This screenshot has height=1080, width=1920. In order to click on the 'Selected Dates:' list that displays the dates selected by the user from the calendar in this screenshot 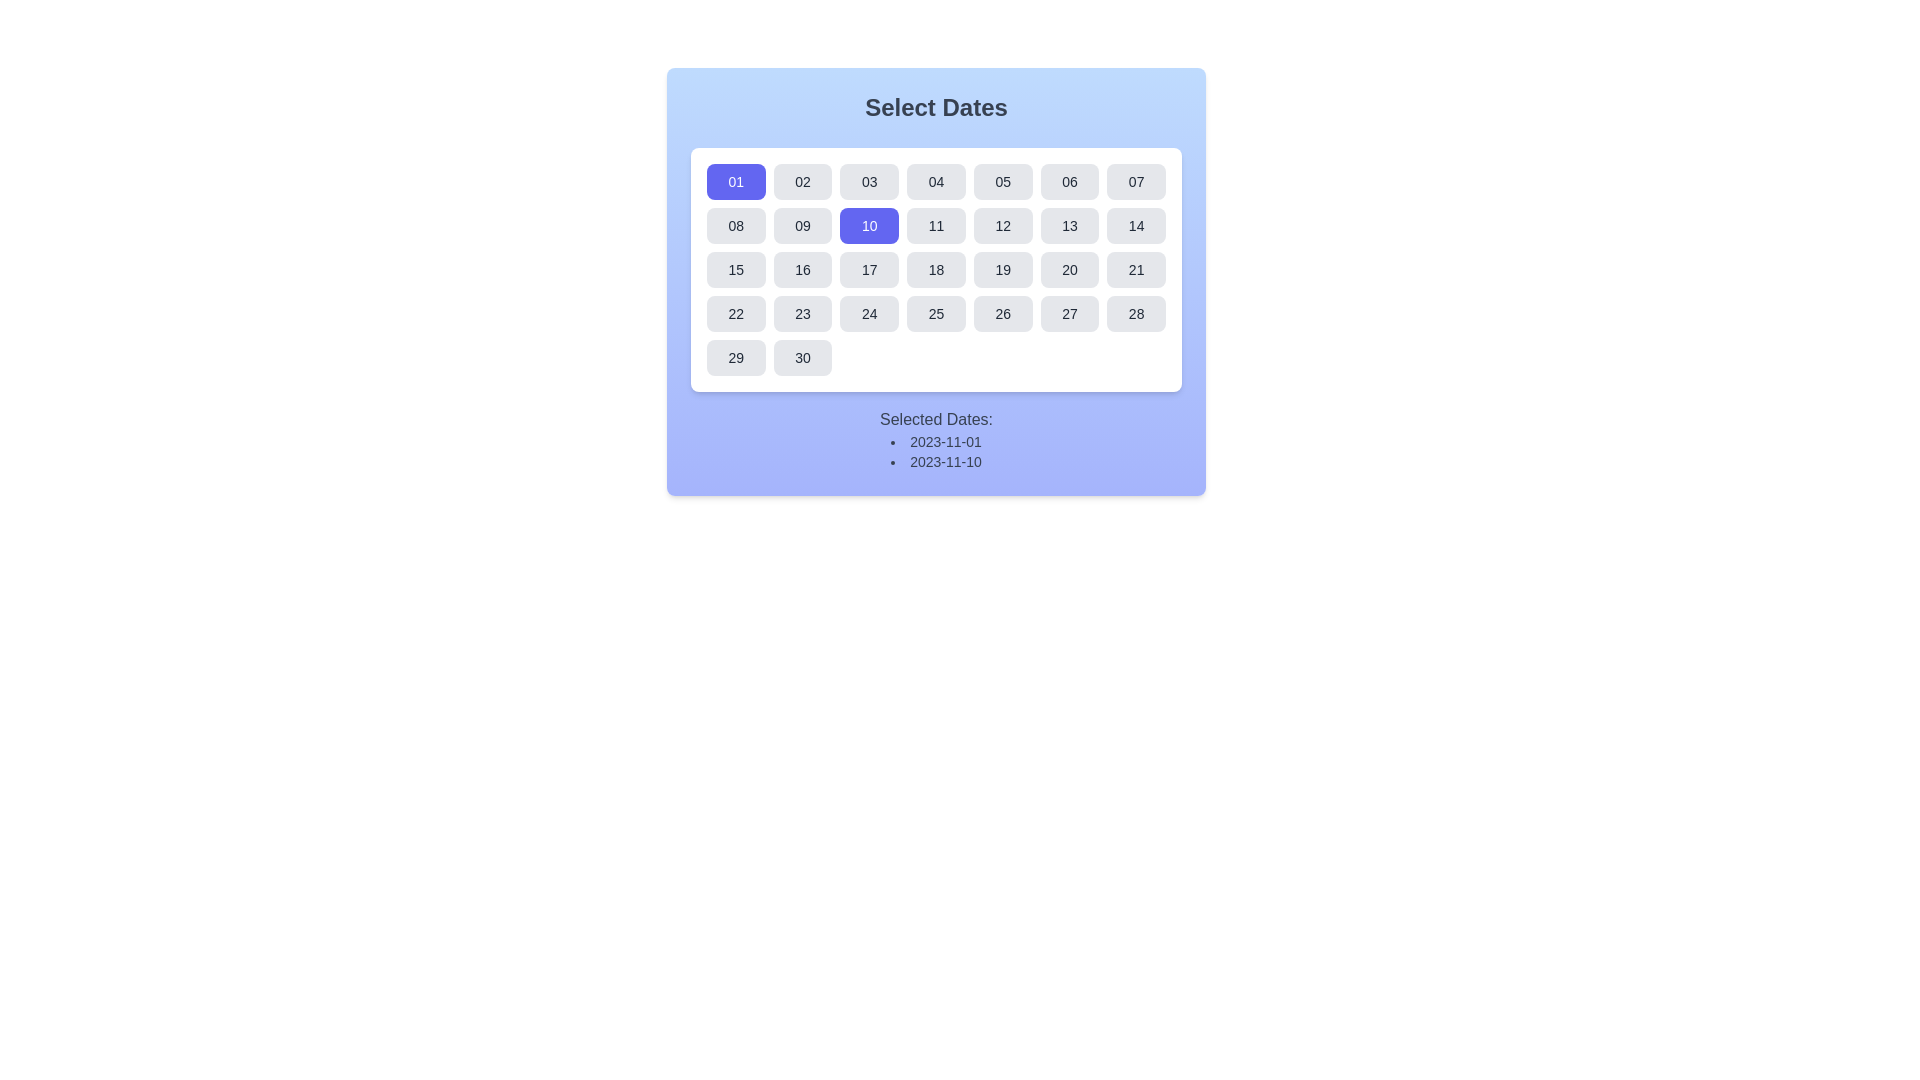, I will do `click(935, 451)`.